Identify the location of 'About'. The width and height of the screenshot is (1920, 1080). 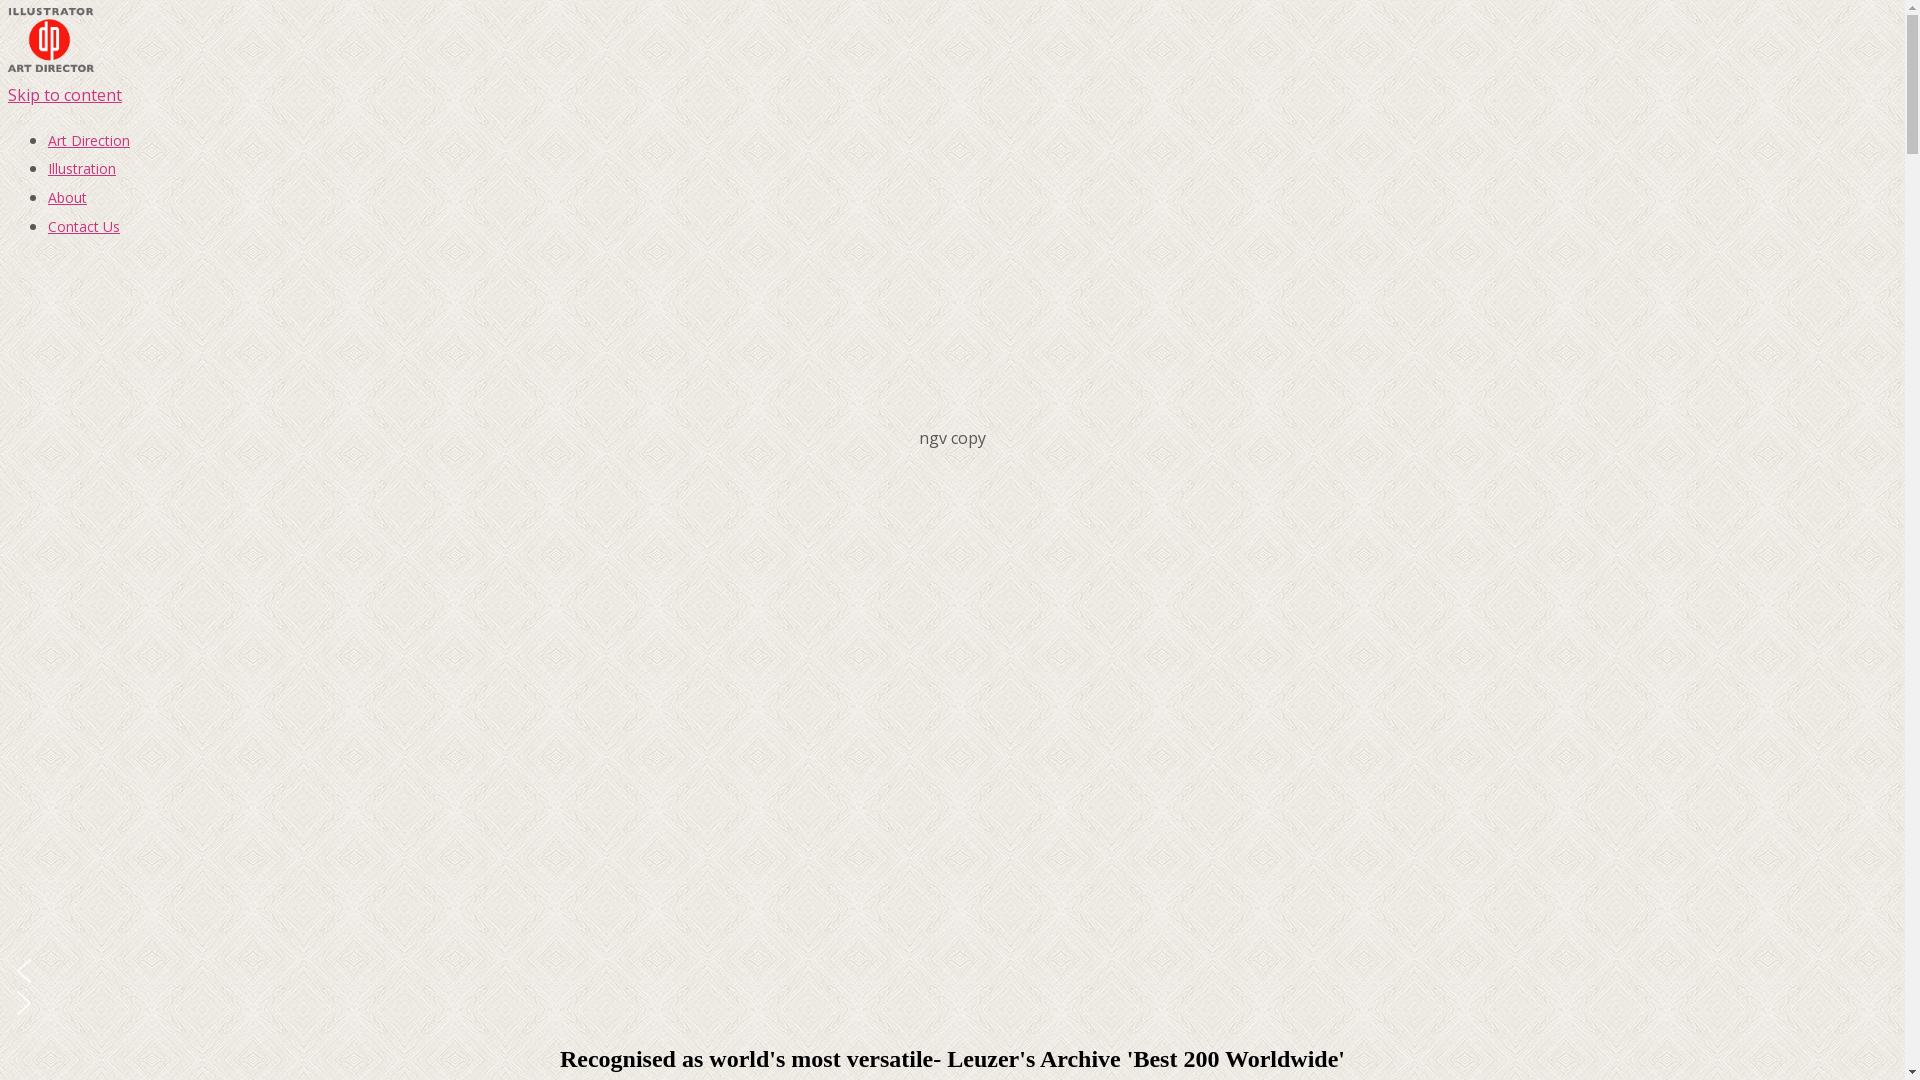
(67, 197).